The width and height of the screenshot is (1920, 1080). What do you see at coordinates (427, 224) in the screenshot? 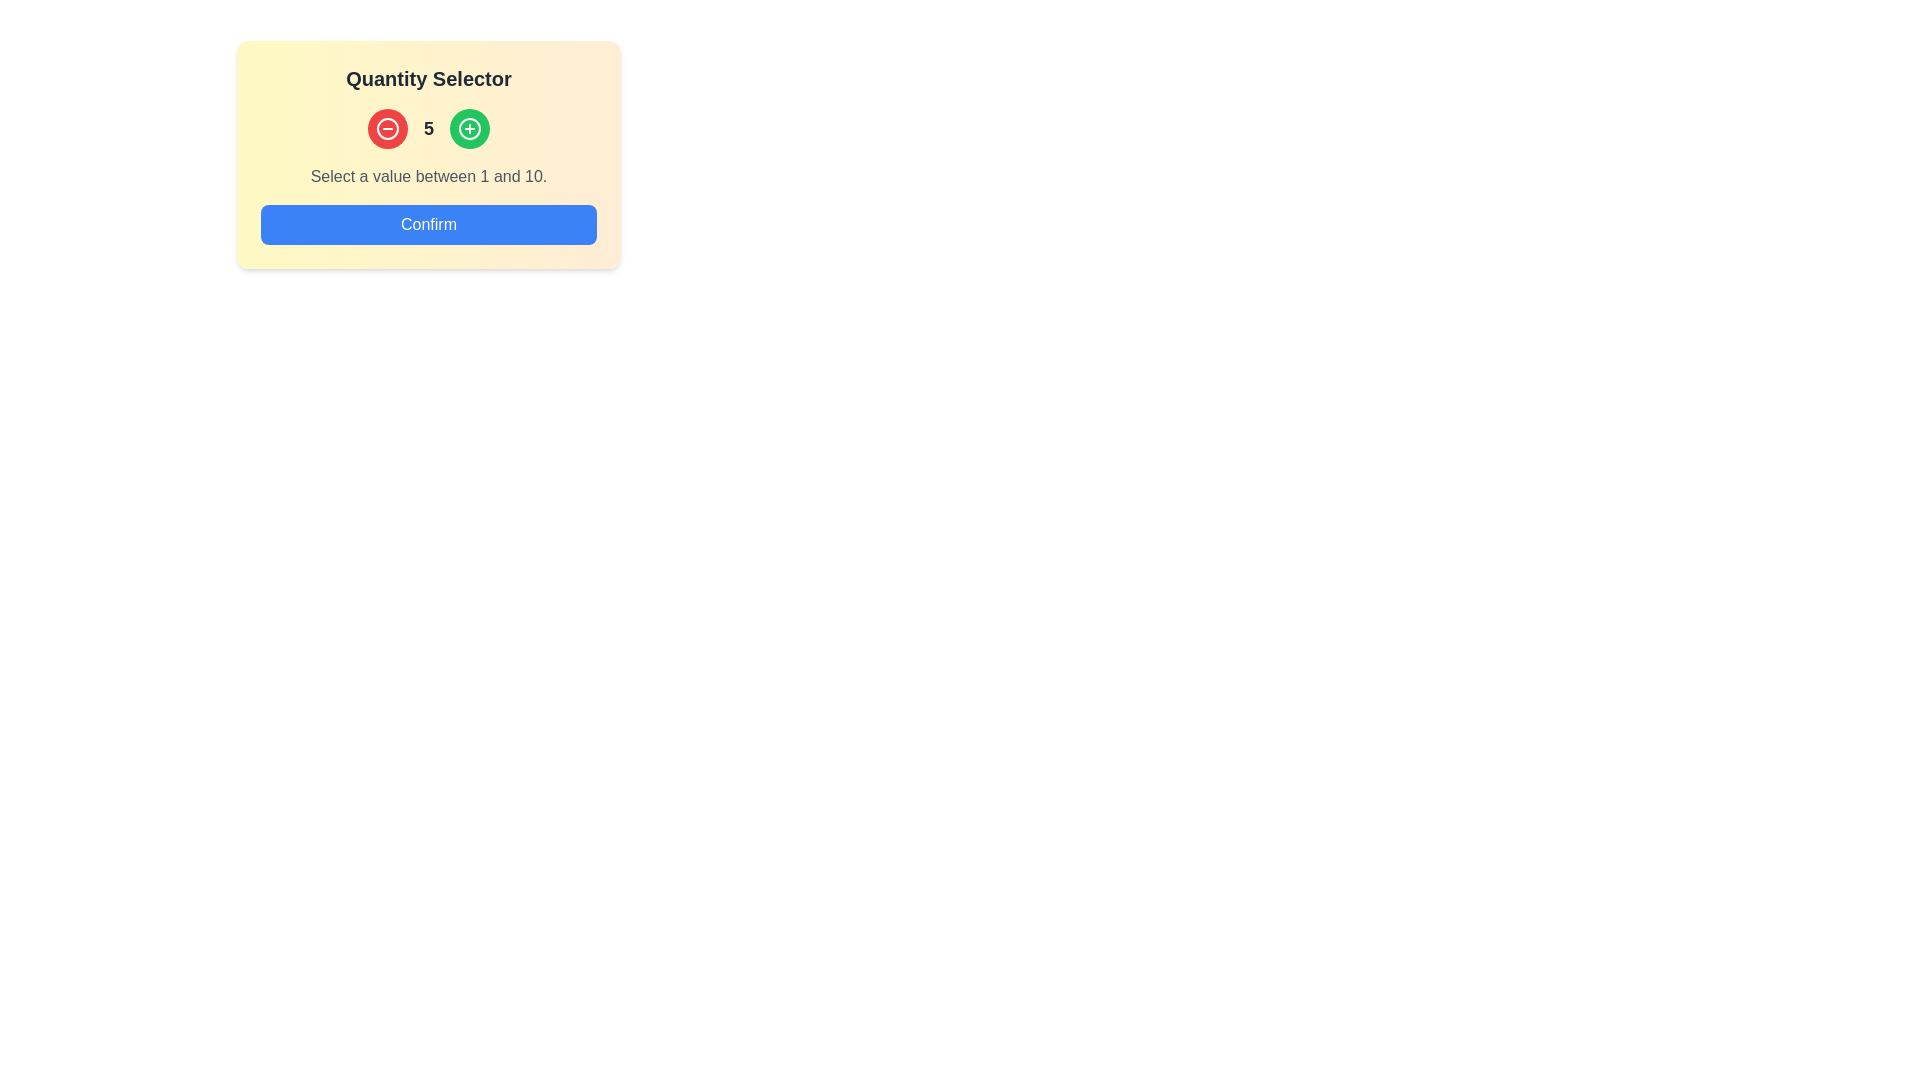
I see `the 'Confirm' button, which is a horizontally-aligned rectangular button with a blue background and rounded corners, located below the label 'Select a value between 1 and 10.'` at bounding box center [427, 224].